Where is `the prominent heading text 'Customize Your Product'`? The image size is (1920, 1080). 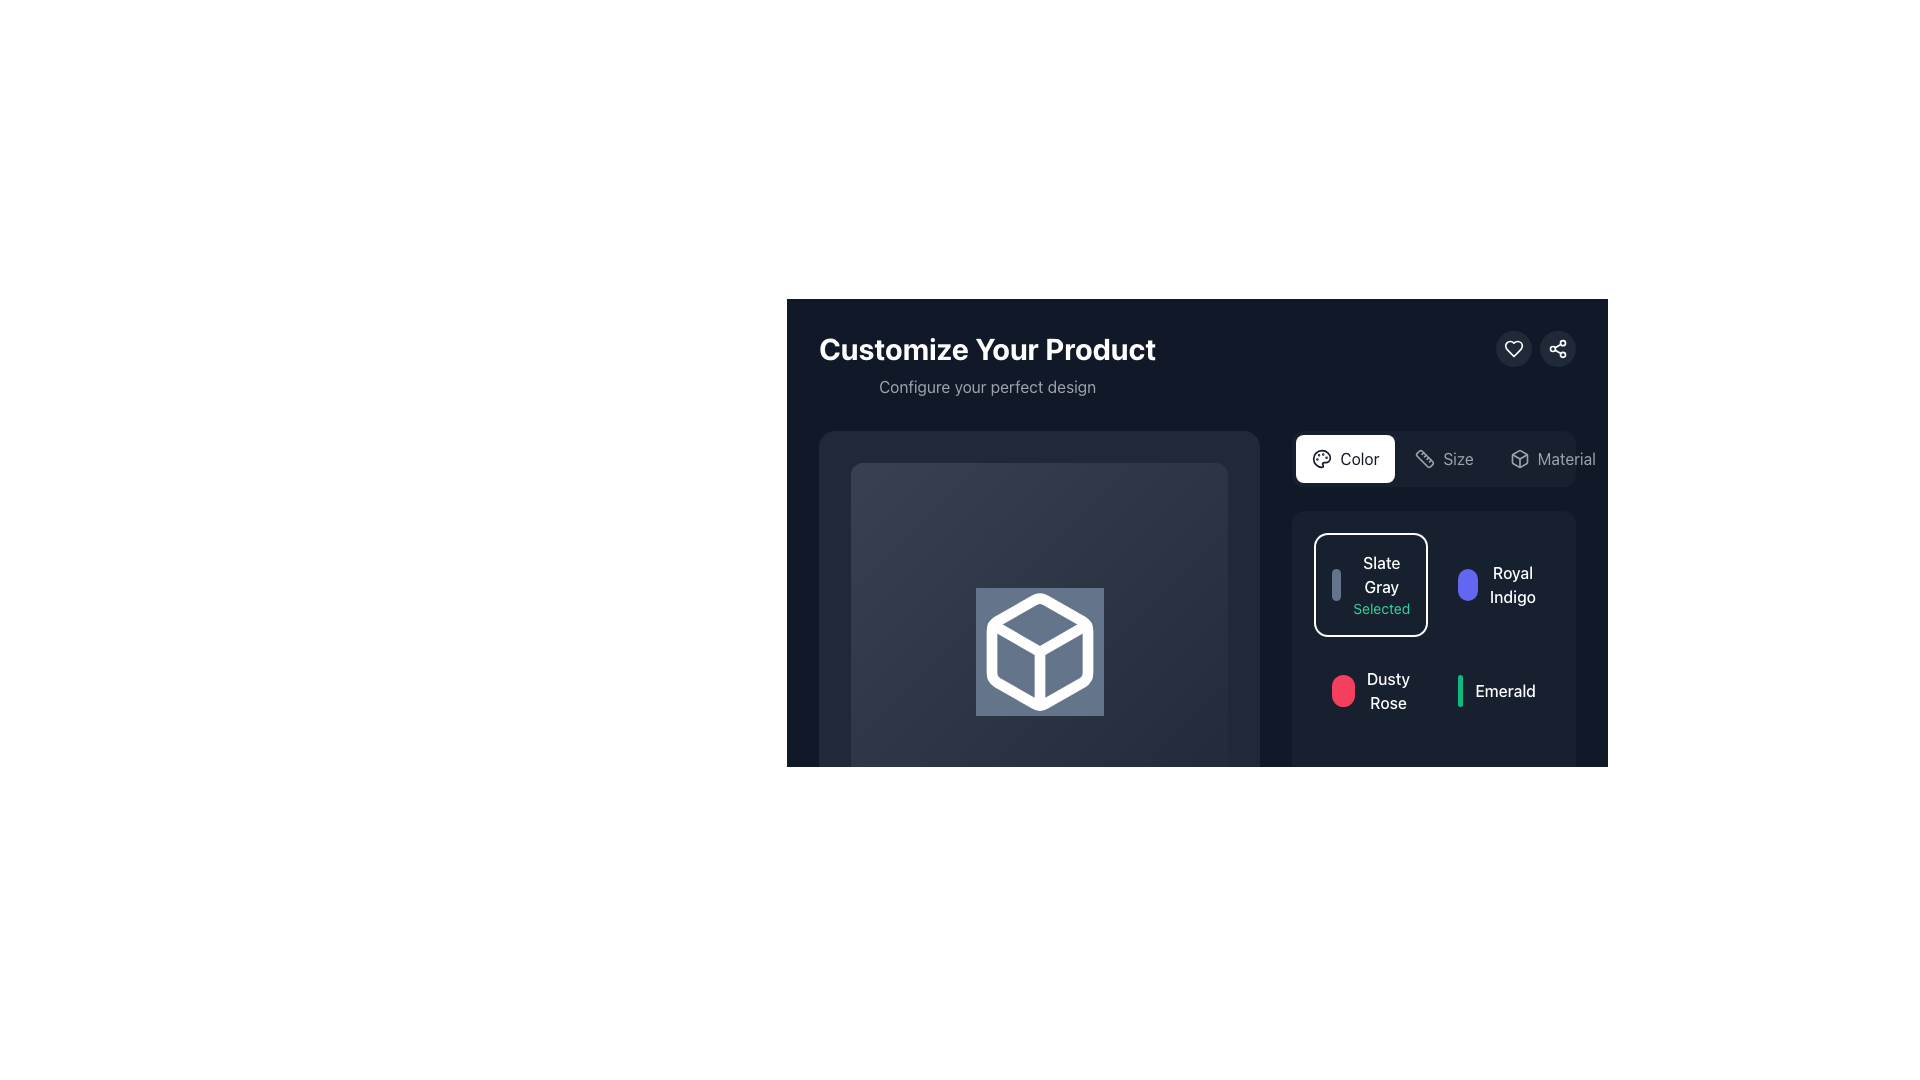 the prominent heading text 'Customize Your Product' is located at coordinates (987, 347).